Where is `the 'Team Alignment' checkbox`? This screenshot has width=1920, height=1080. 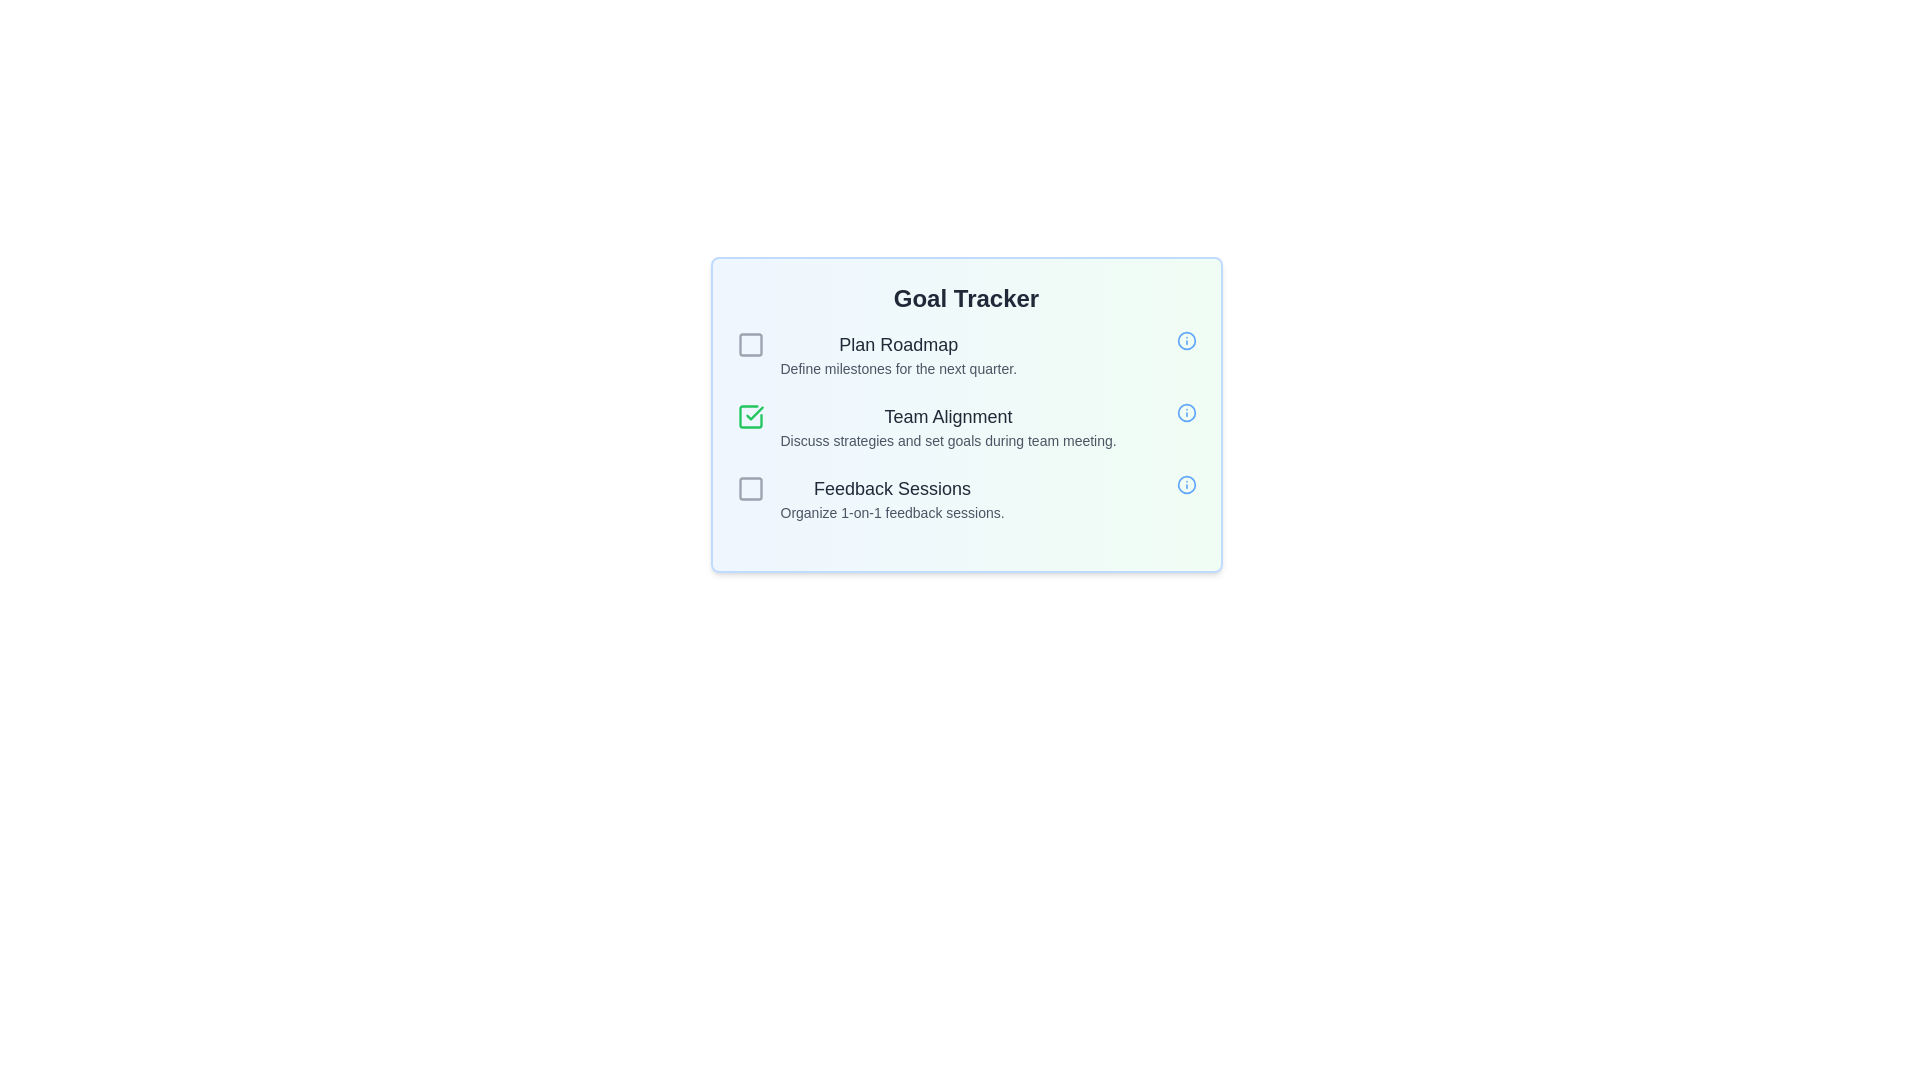 the 'Team Alignment' checkbox is located at coordinates (749, 415).